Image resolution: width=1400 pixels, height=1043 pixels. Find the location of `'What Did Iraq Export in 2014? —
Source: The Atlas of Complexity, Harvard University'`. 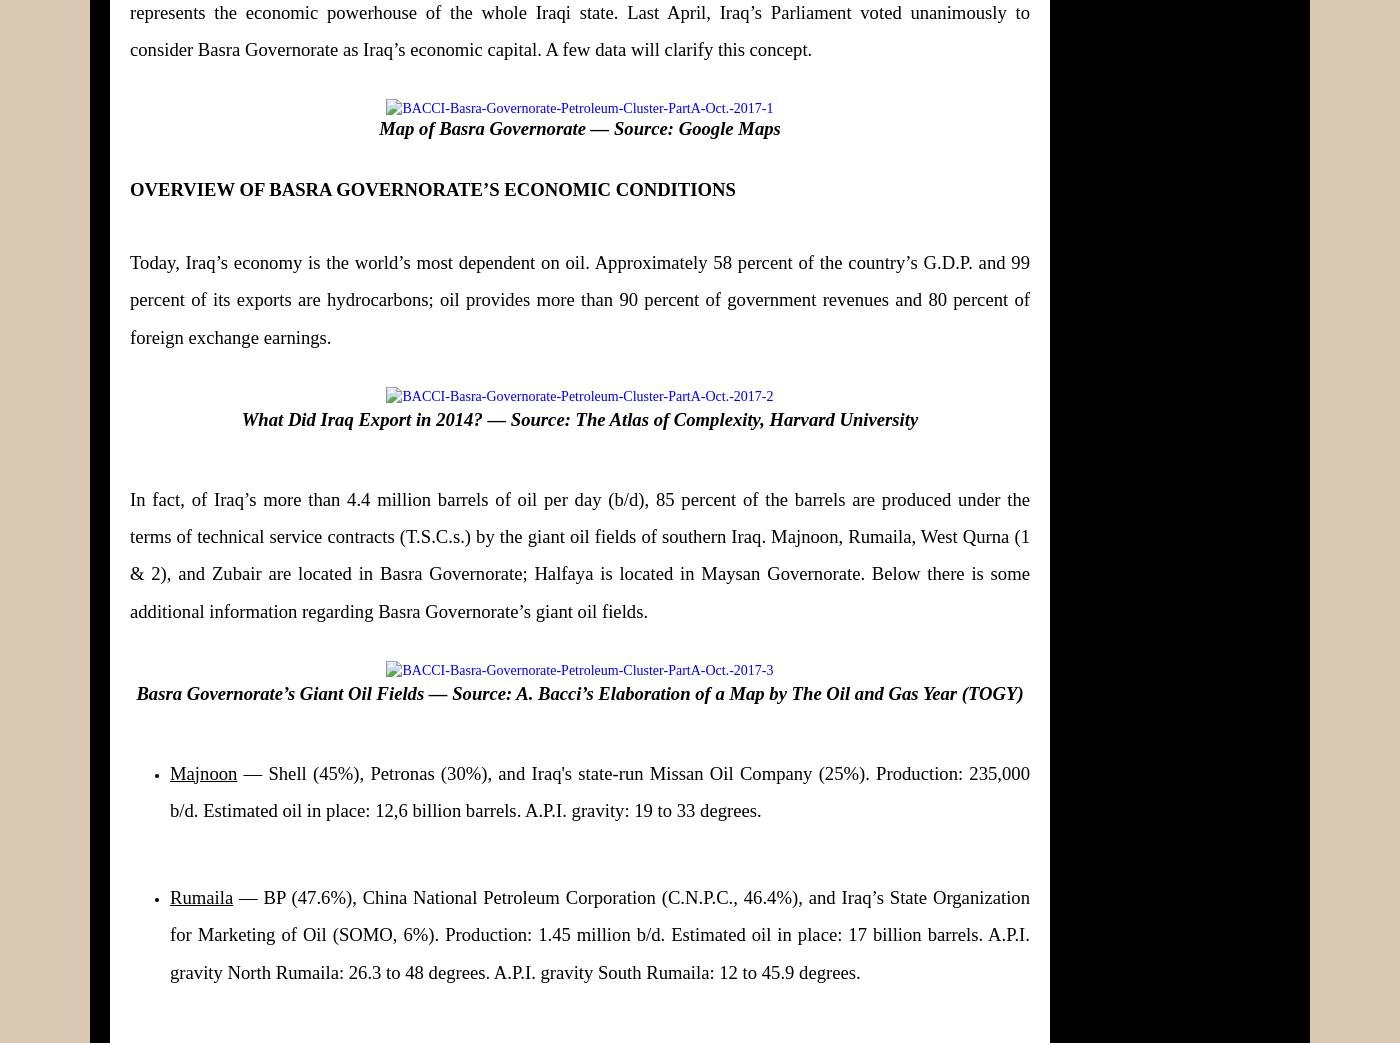

'What Did Iraq Export in 2014? —
Source: The Atlas of Complexity, Harvard University' is located at coordinates (240, 419).